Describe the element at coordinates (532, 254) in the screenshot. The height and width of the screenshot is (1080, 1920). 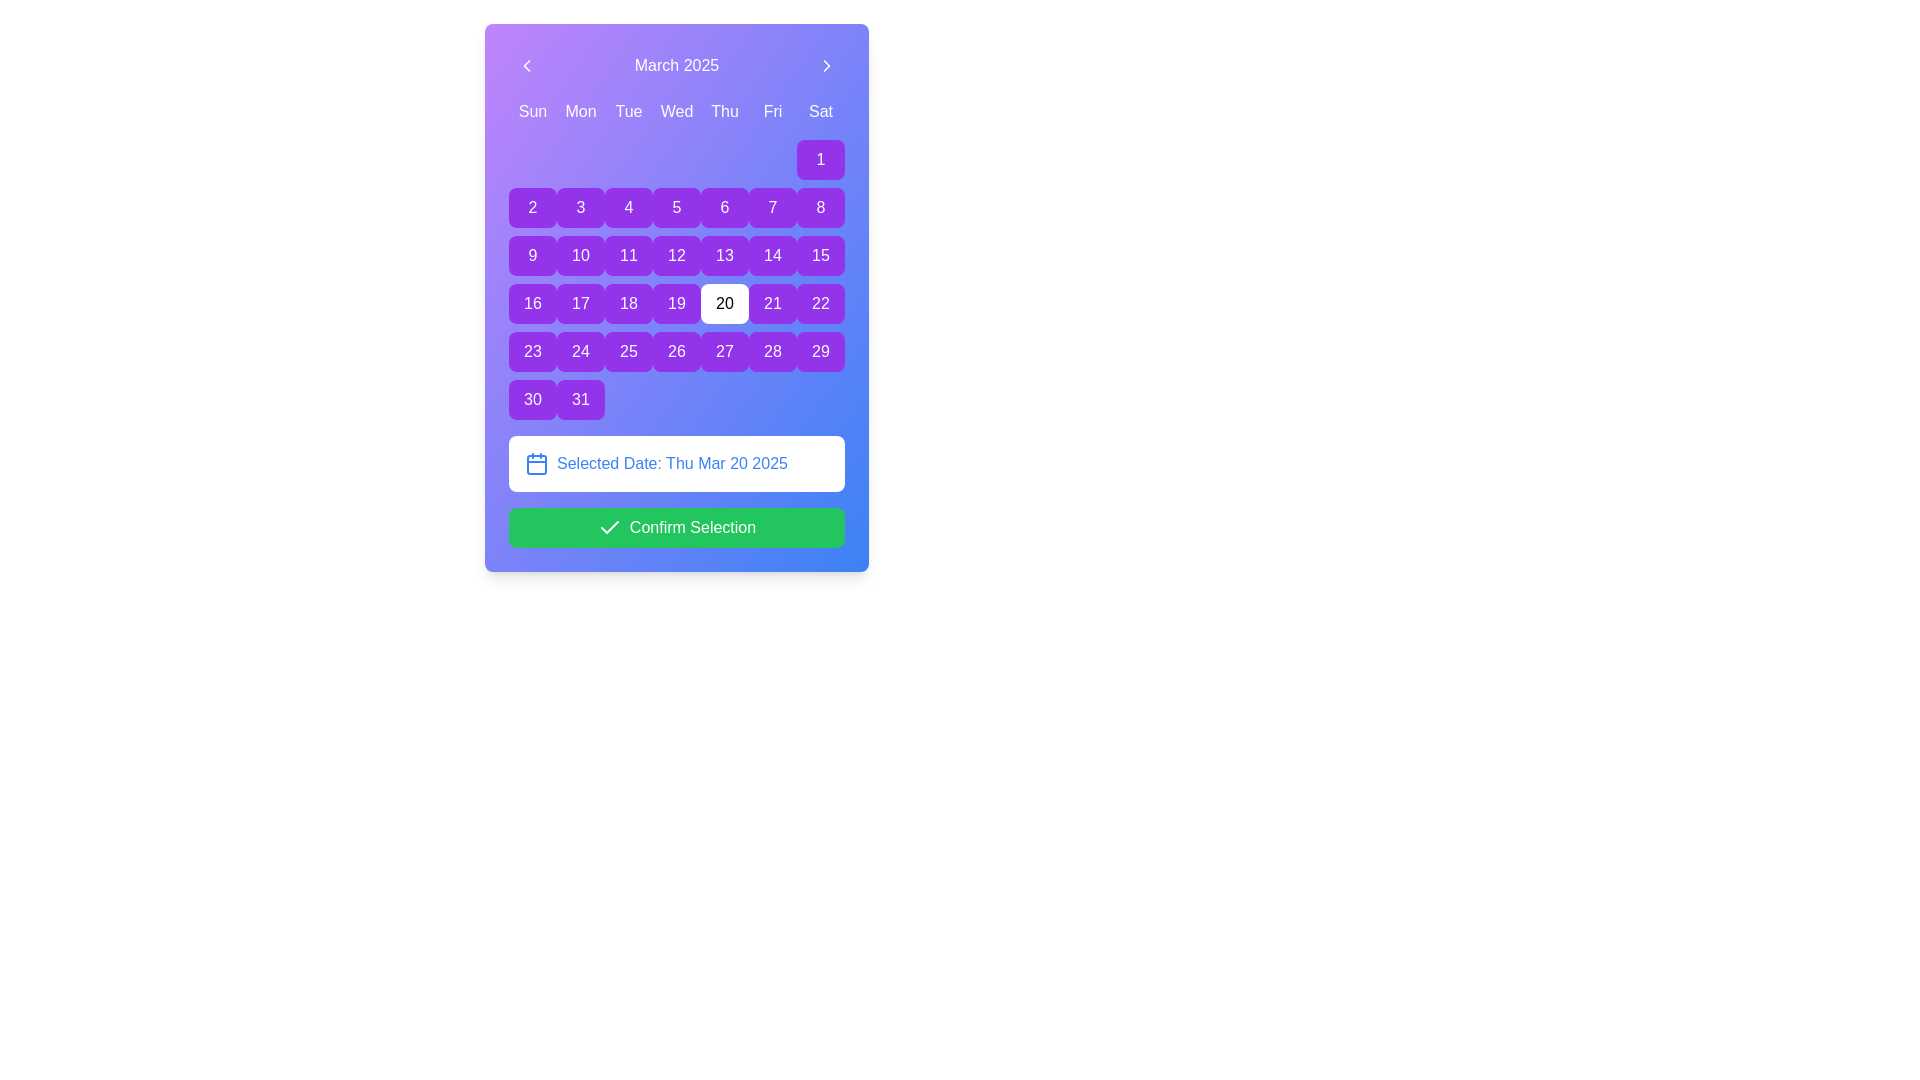
I see `the rectangular button with rounded corners, styled in purple with white text labeled '9', located in the second row and first column of the grid representing a calendar` at that location.